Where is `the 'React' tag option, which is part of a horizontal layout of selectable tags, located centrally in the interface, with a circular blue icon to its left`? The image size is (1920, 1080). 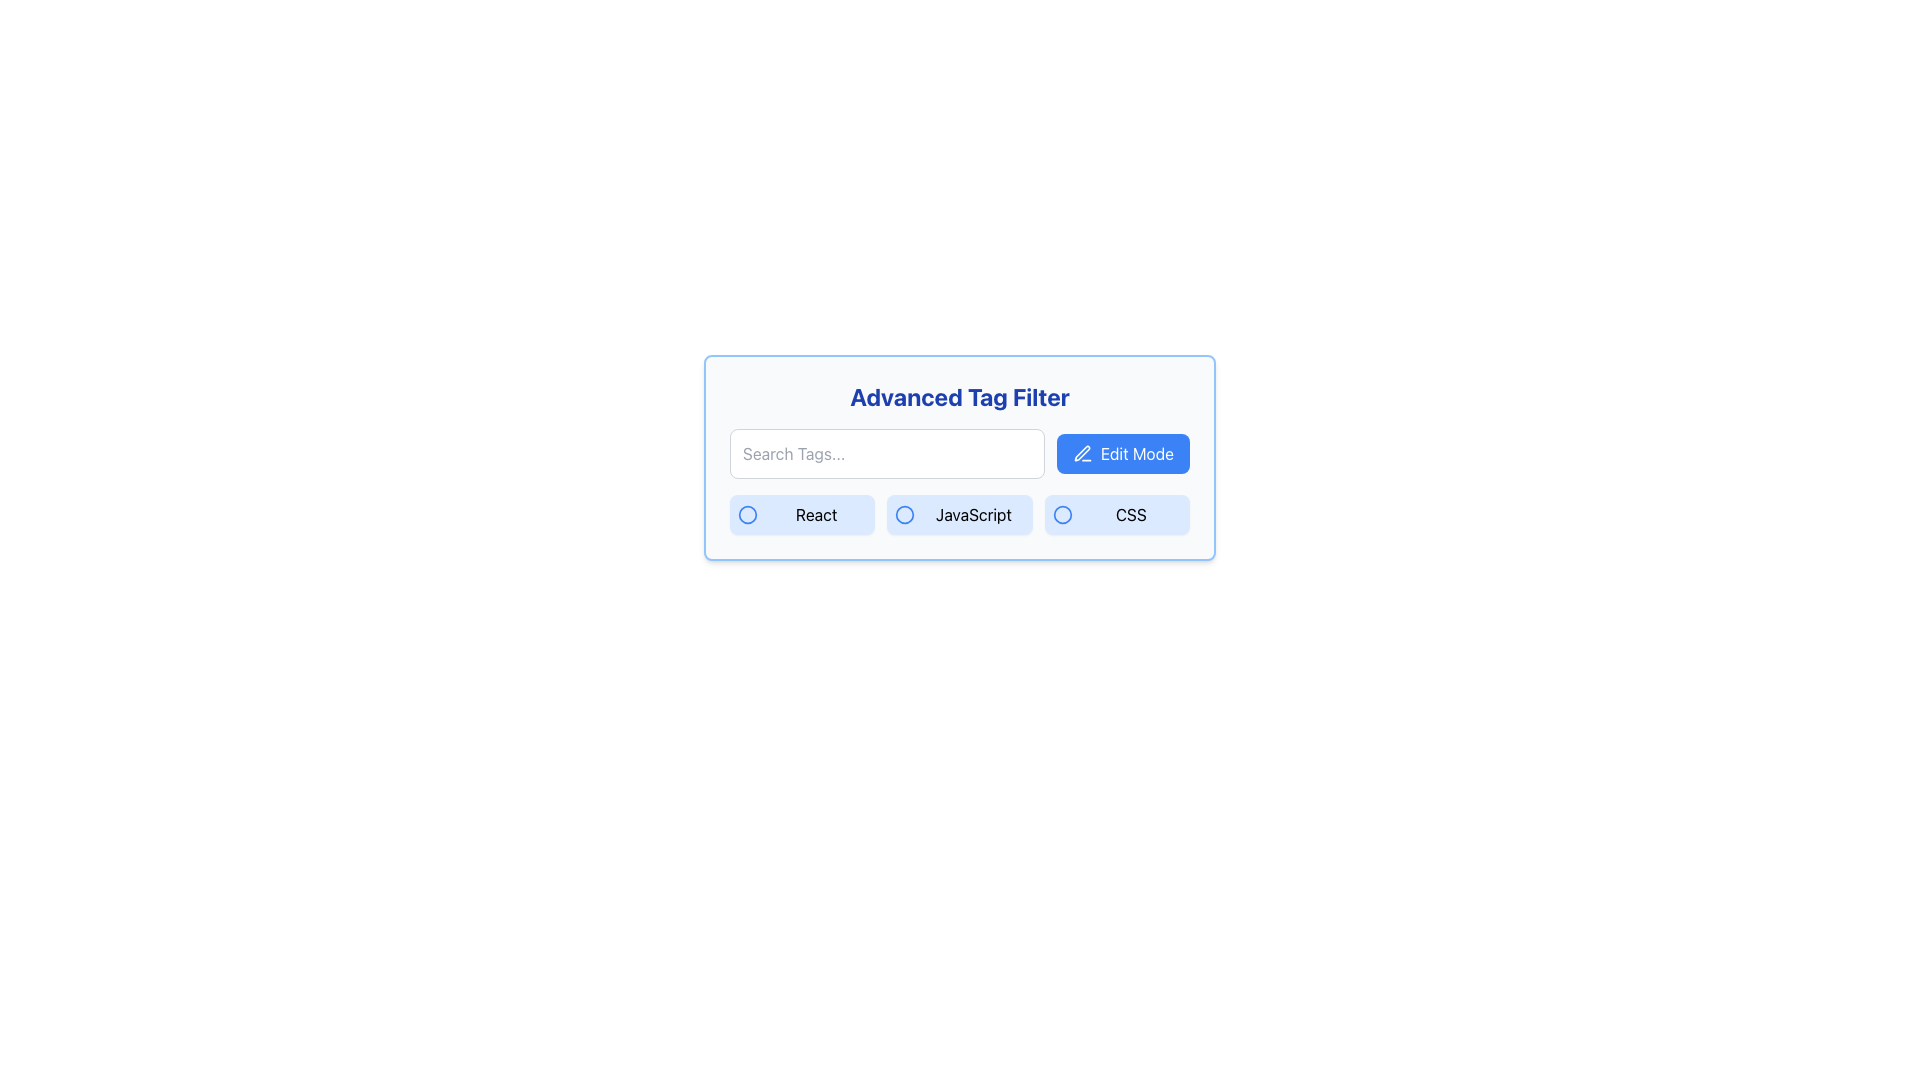
the 'React' tag option, which is part of a horizontal layout of selectable tags, located centrally in the interface, with a circular blue icon to its left is located at coordinates (816, 514).